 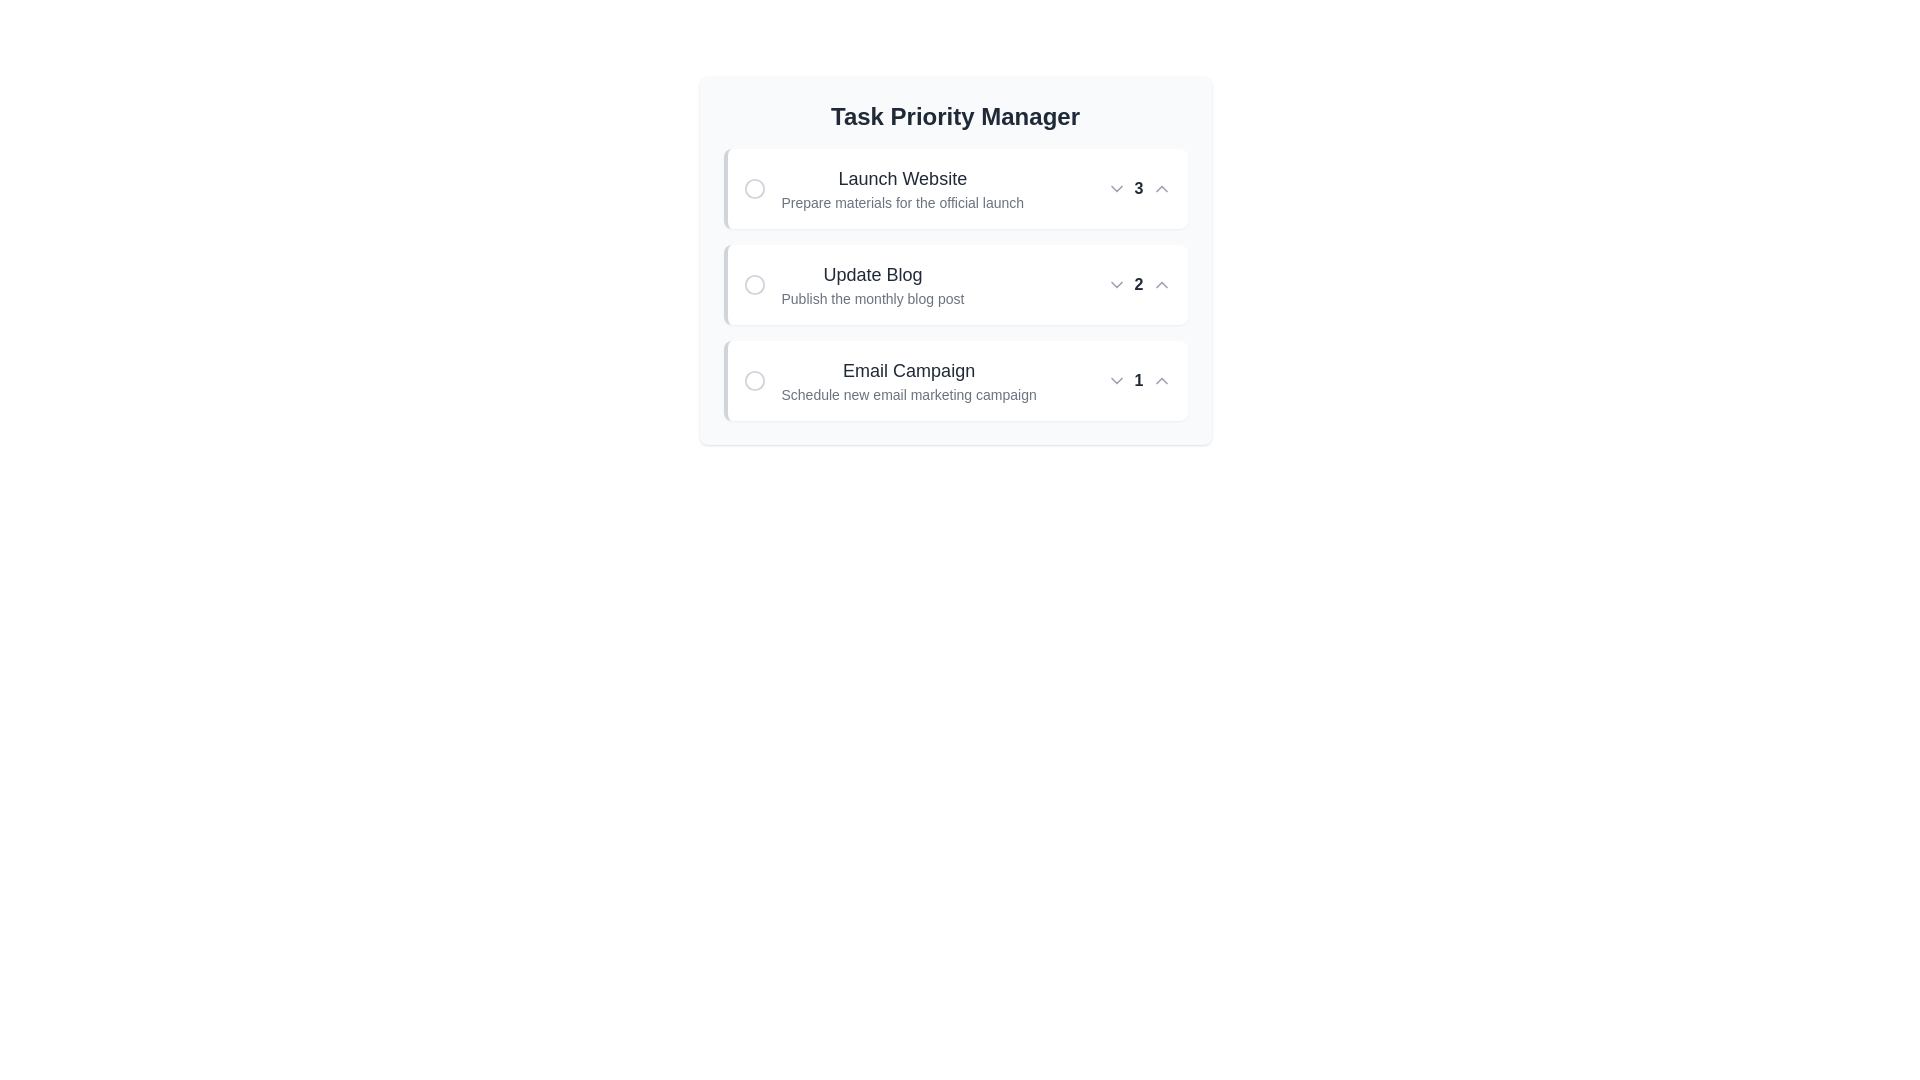 I want to click on the static text element that reads 'Email Campaign' and 'Schedule new email marketing campaign' in the third row of the 'Task Priority Manager' list, so click(x=908, y=381).